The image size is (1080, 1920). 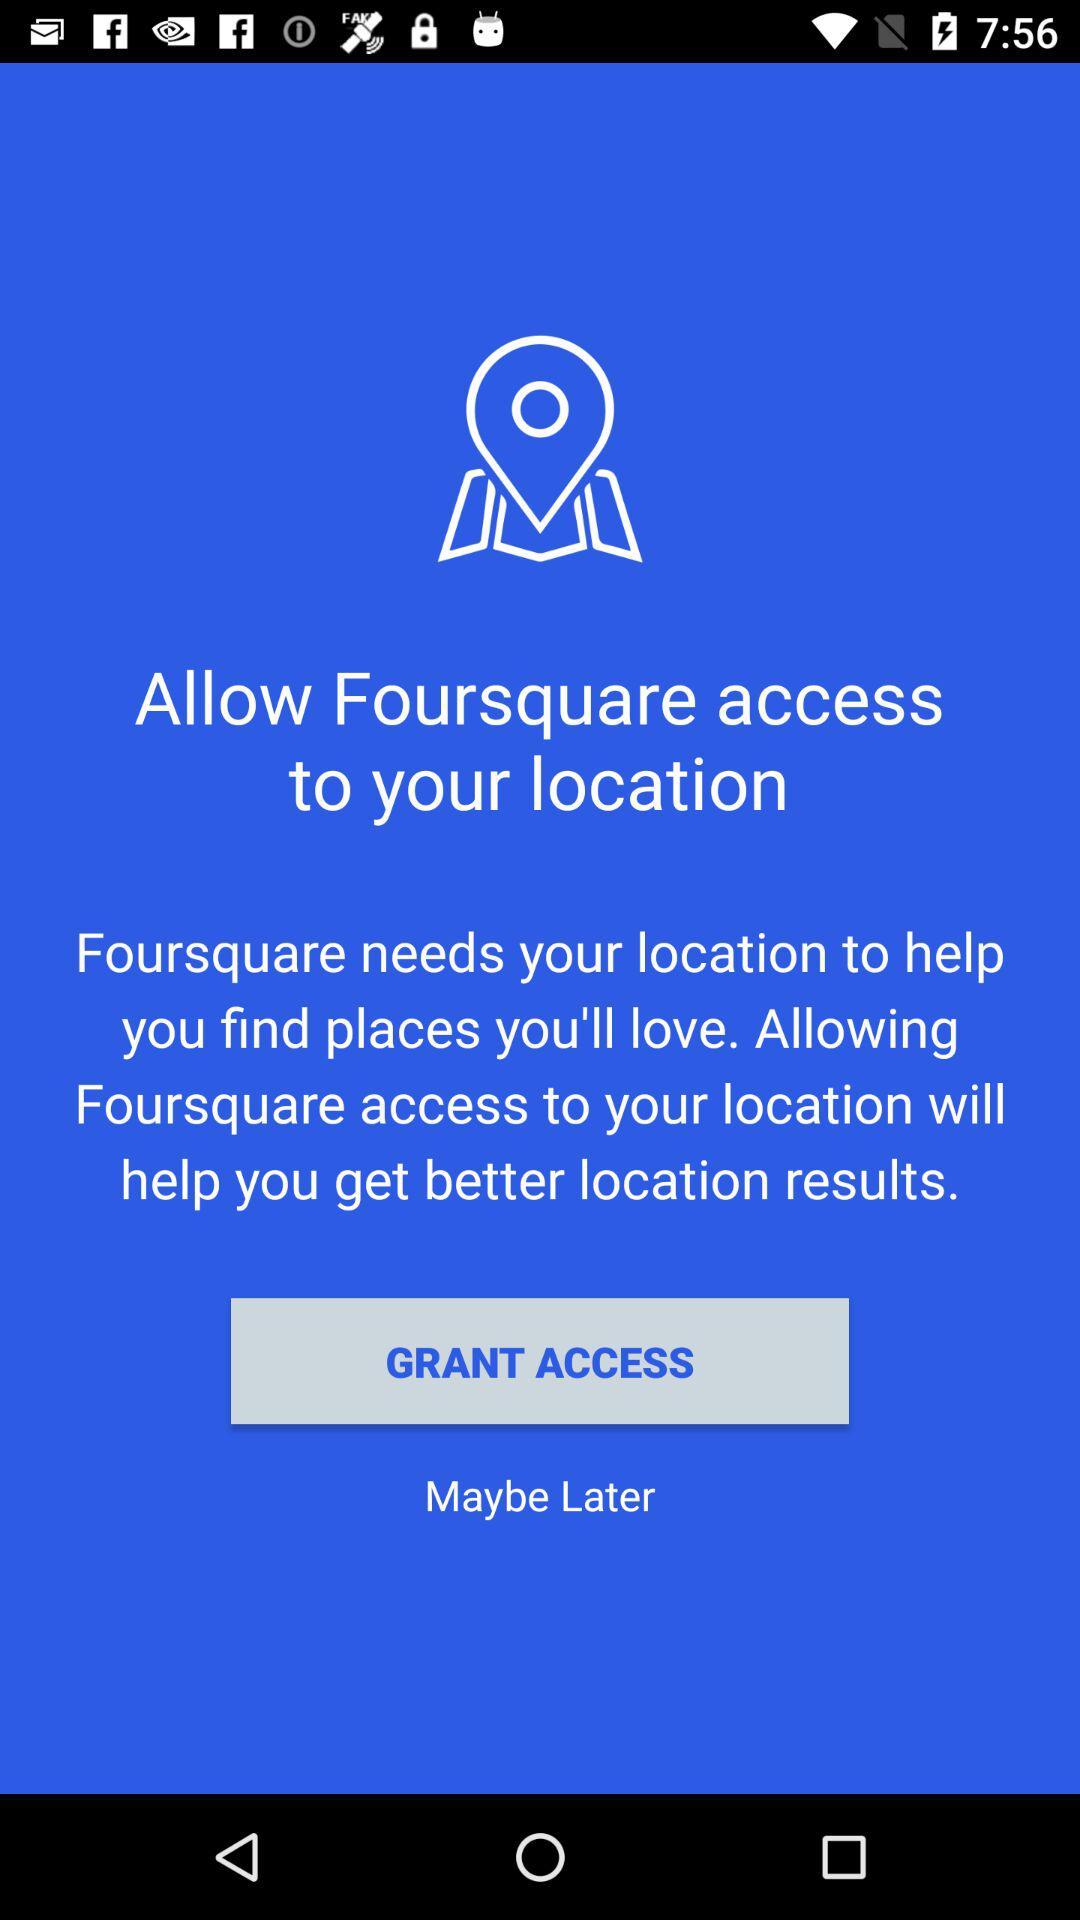 What do you see at coordinates (540, 1360) in the screenshot?
I see `the icon above the maybe later item` at bounding box center [540, 1360].